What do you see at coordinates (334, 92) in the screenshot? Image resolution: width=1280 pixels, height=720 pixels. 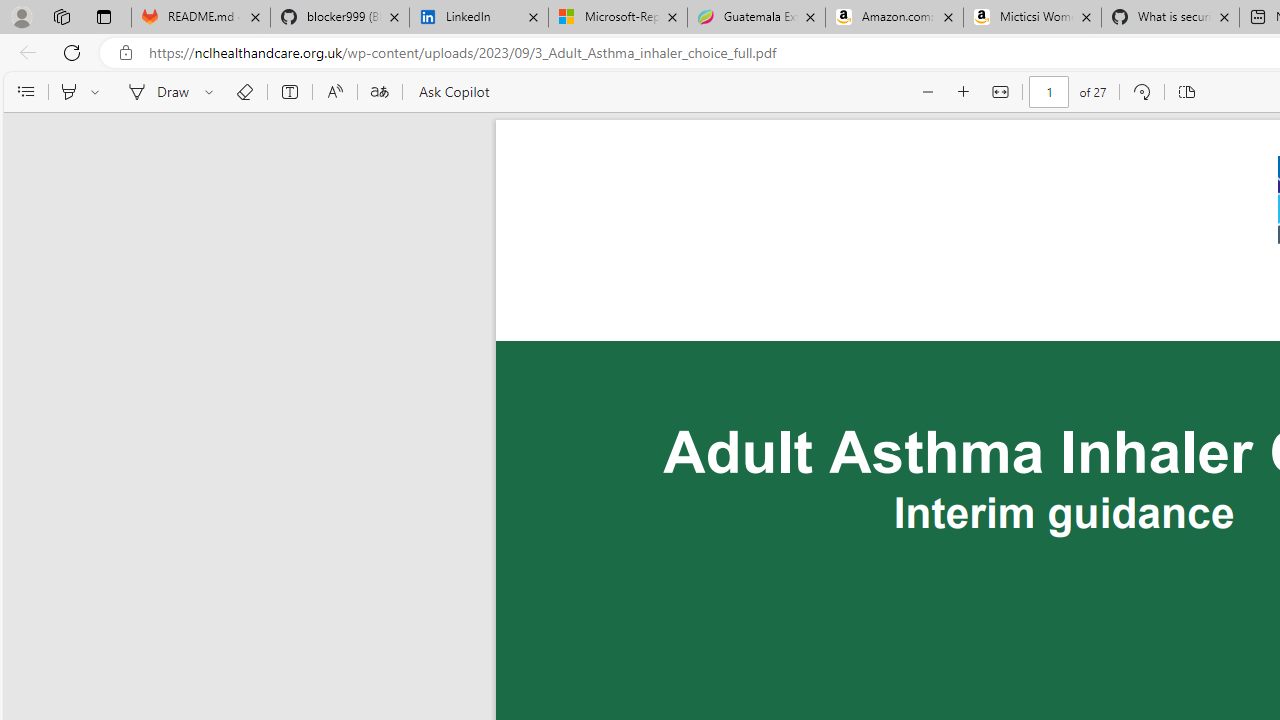 I see `'Read aloud'` at bounding box center [334, 92].